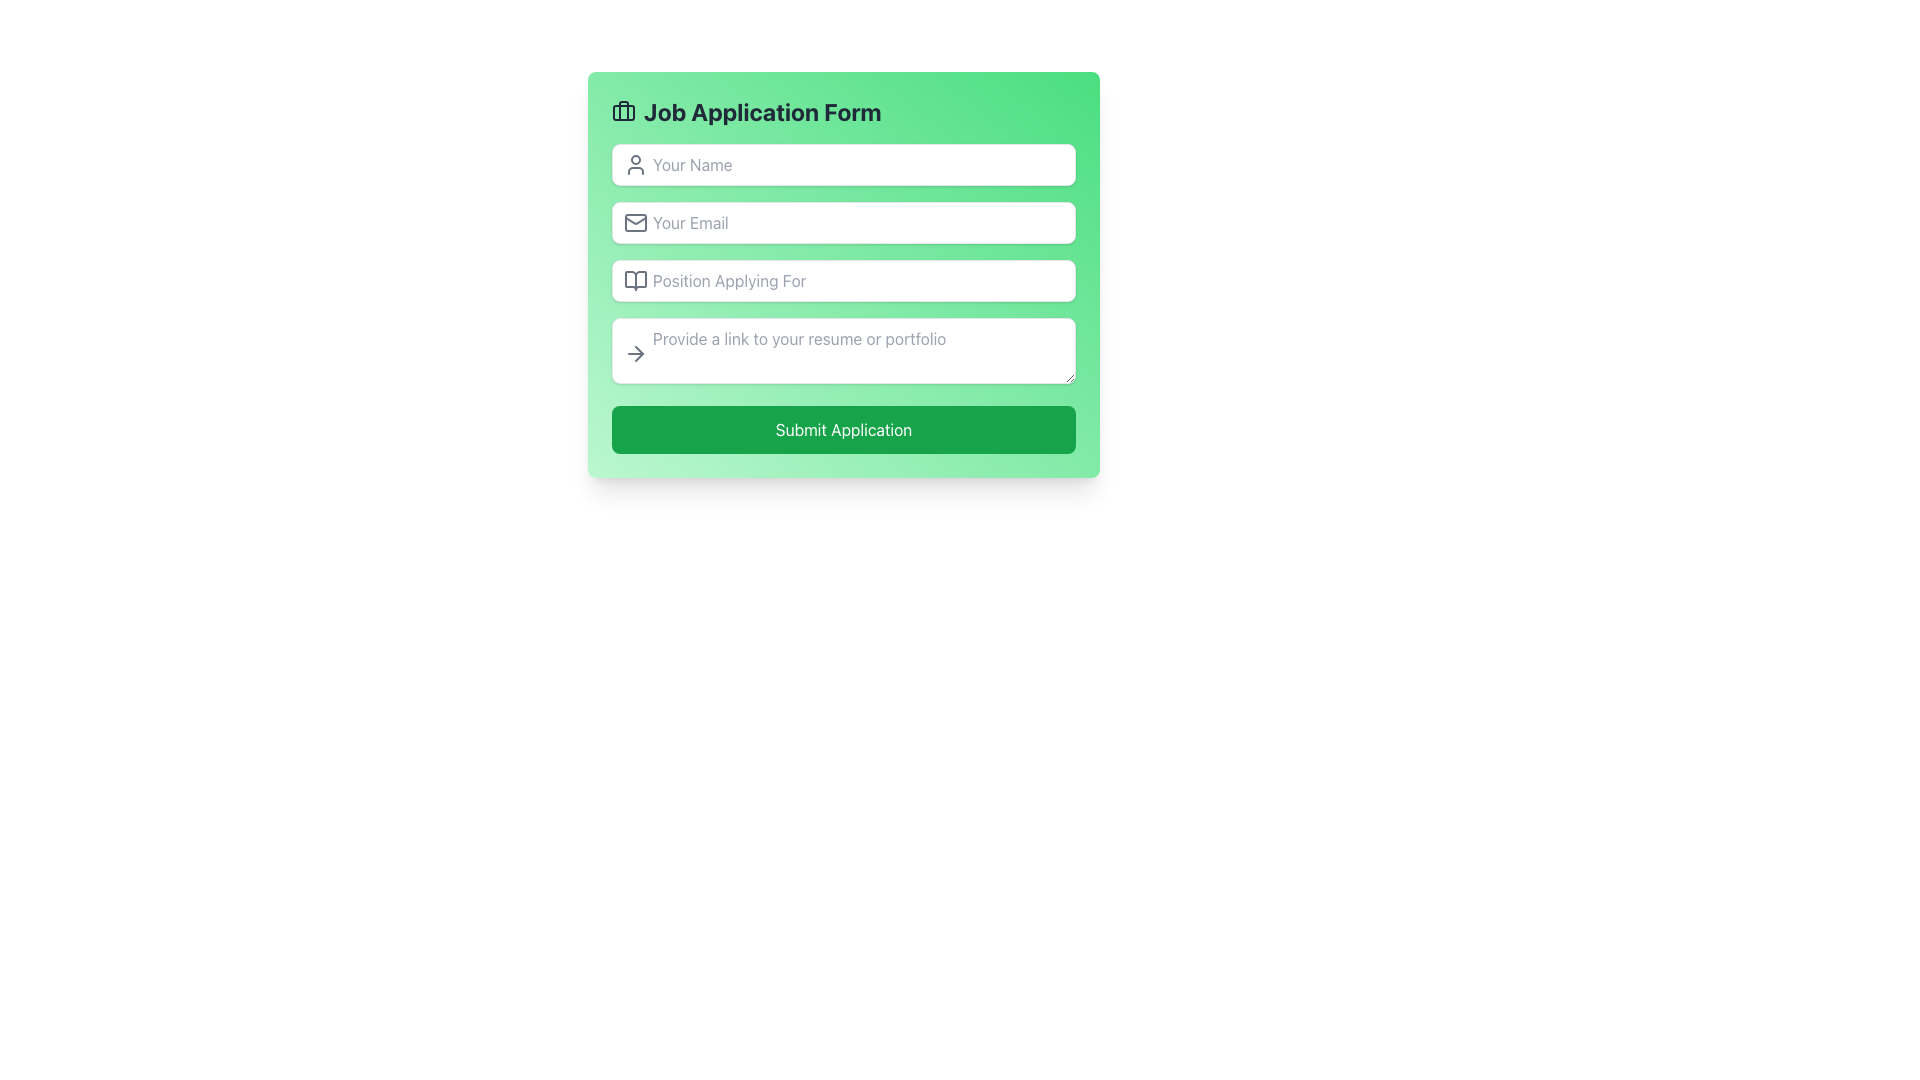 The width and height of the screenshot is (1920, 1080). I want to click on the vertical handle bar of the briefcase icon, which is part of the Vector Graphic Component representing a professional context, located to the left of the text 'Job Application Form.', so click(623, 111).